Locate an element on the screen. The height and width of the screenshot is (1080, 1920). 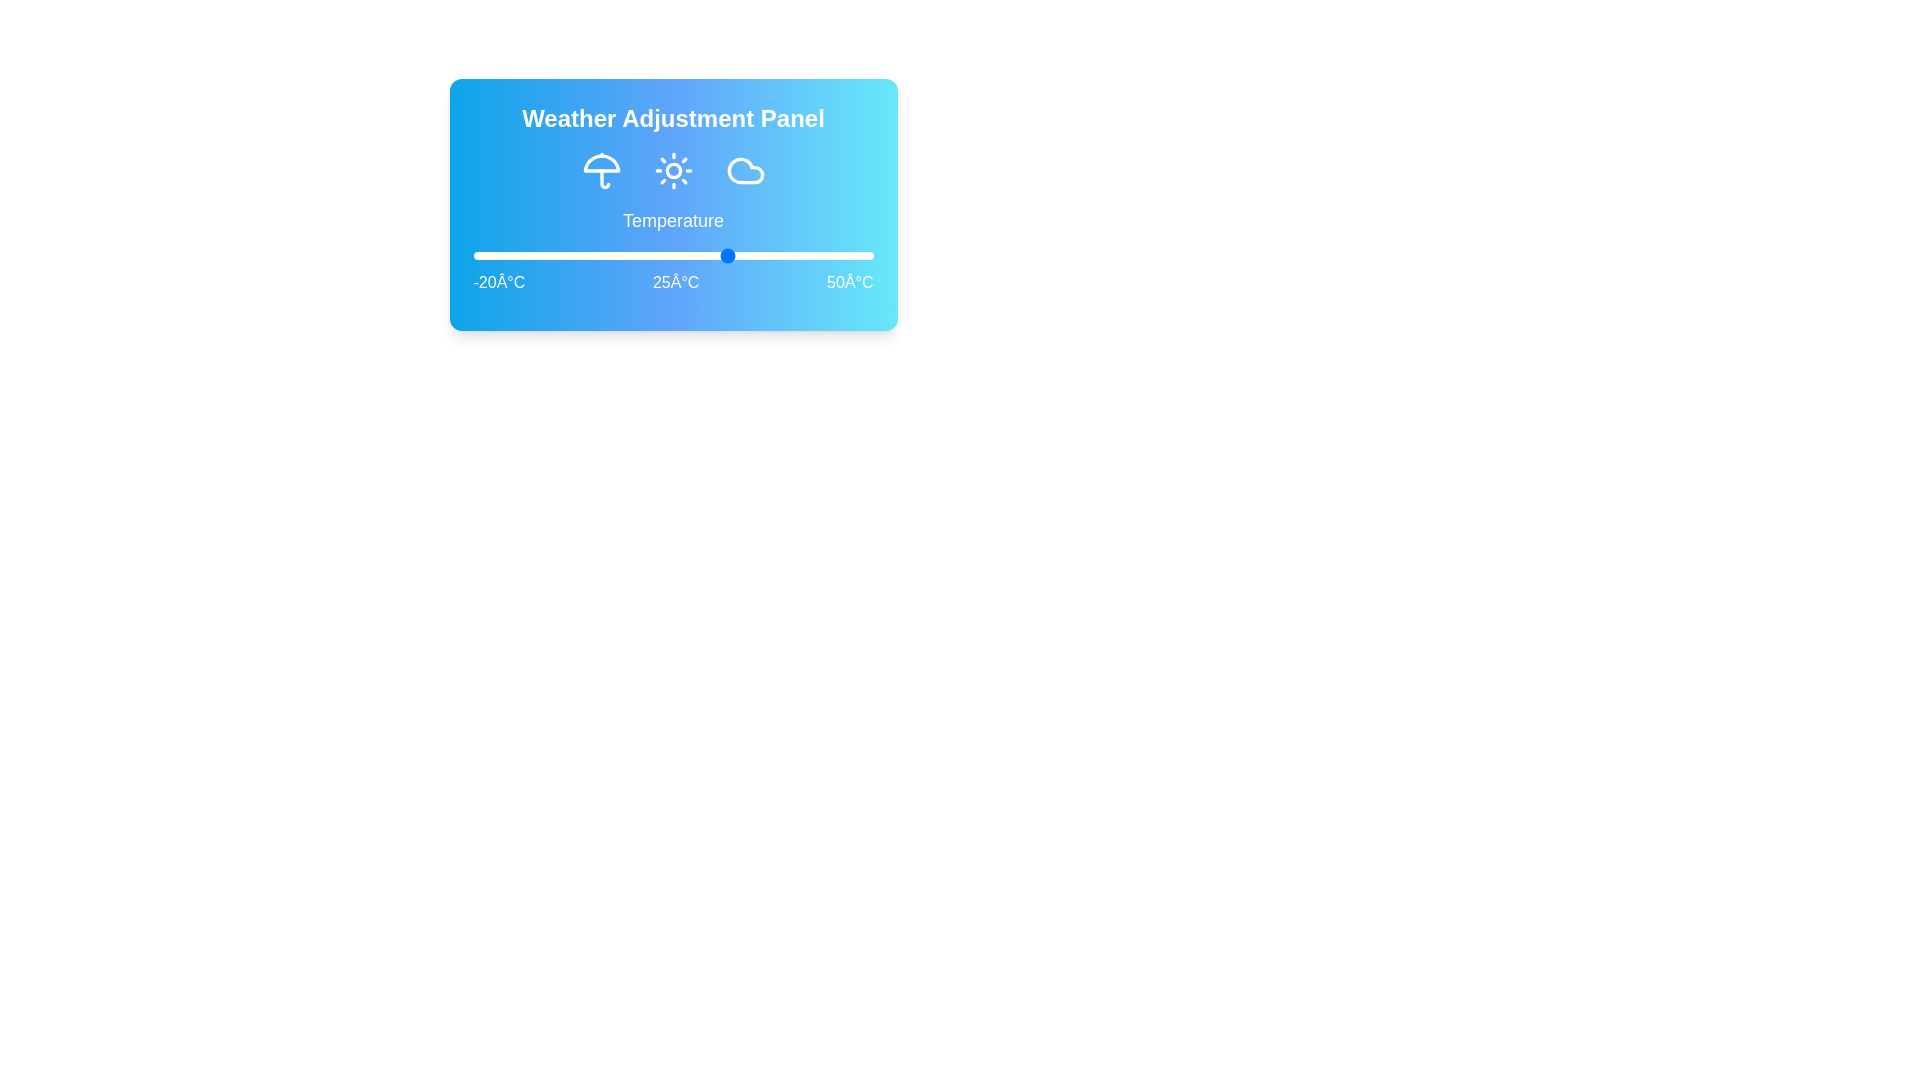
the Weather Adjustment Panel to focus on it is located at coordinates (673, 204).